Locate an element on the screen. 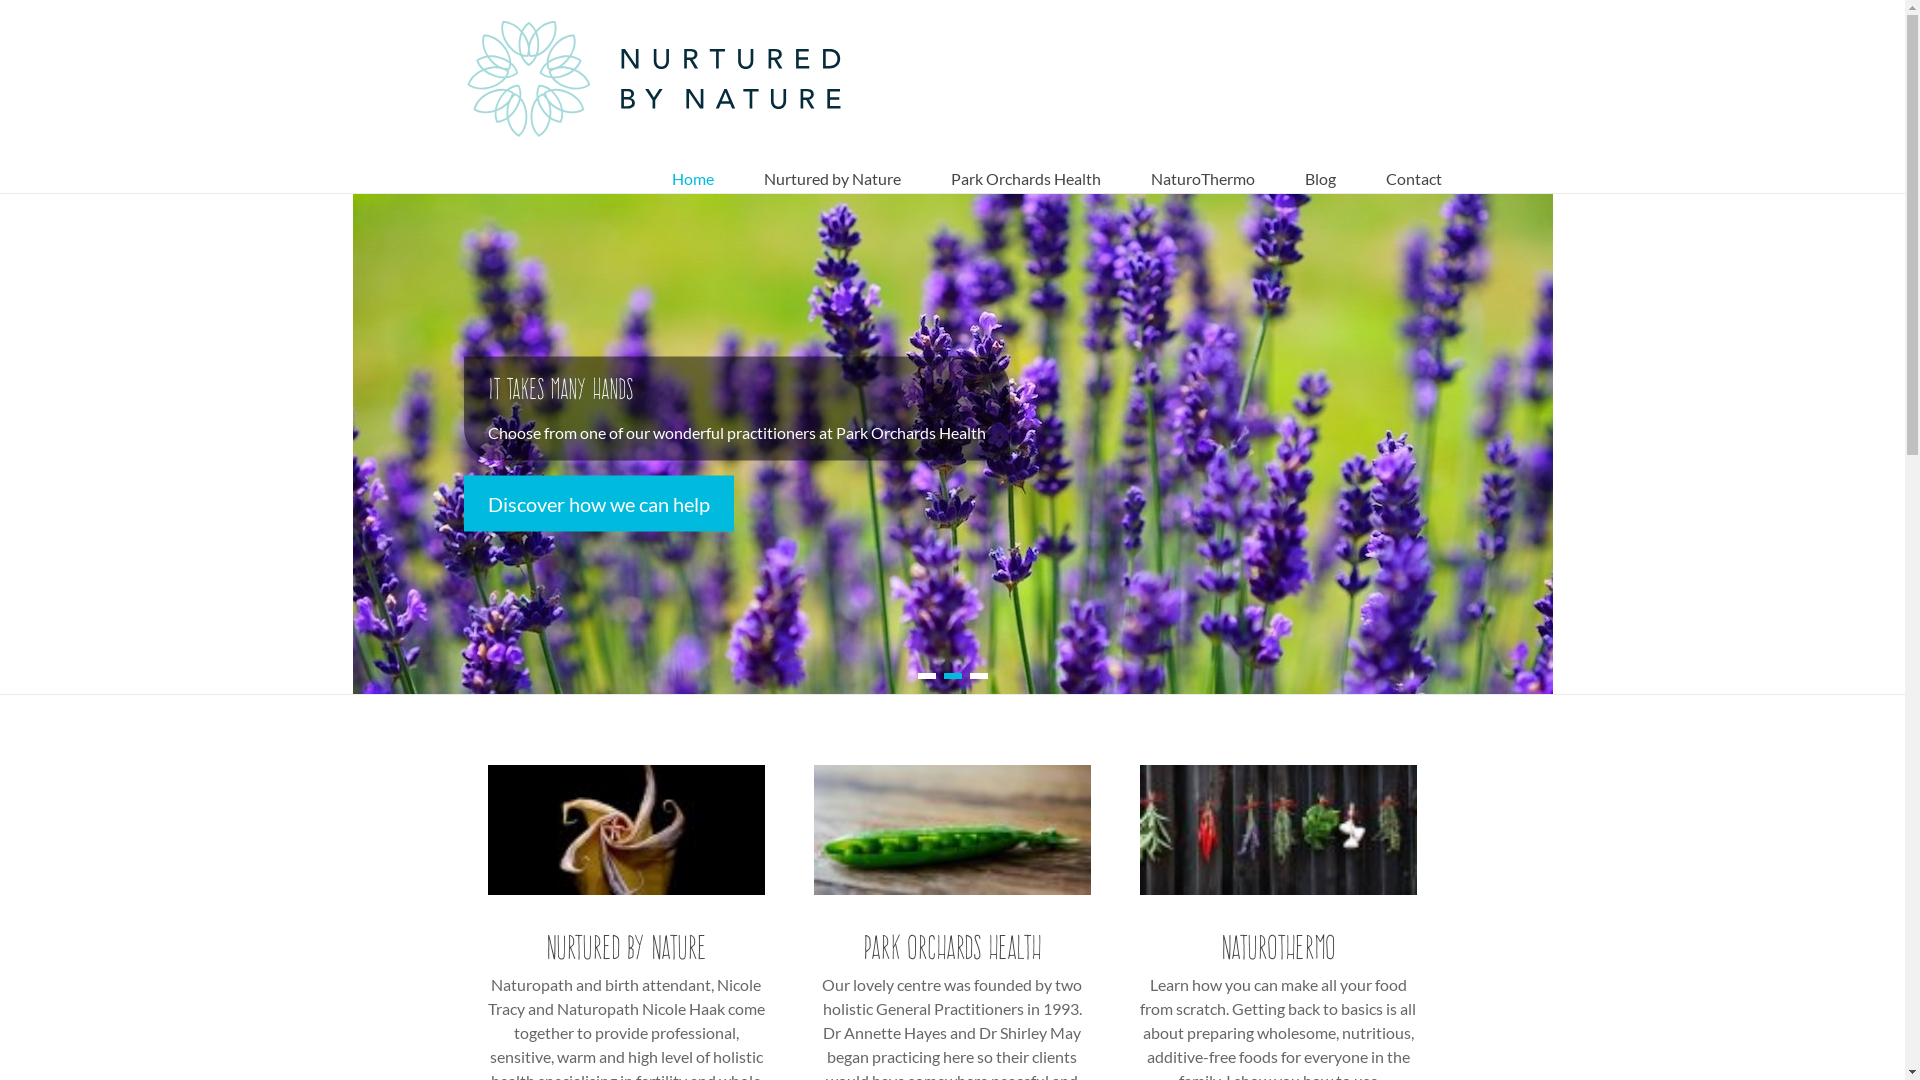 This screenshot has height=1080, width=1920. 'NaturoThermo' is located at coordinates (1219, 946).